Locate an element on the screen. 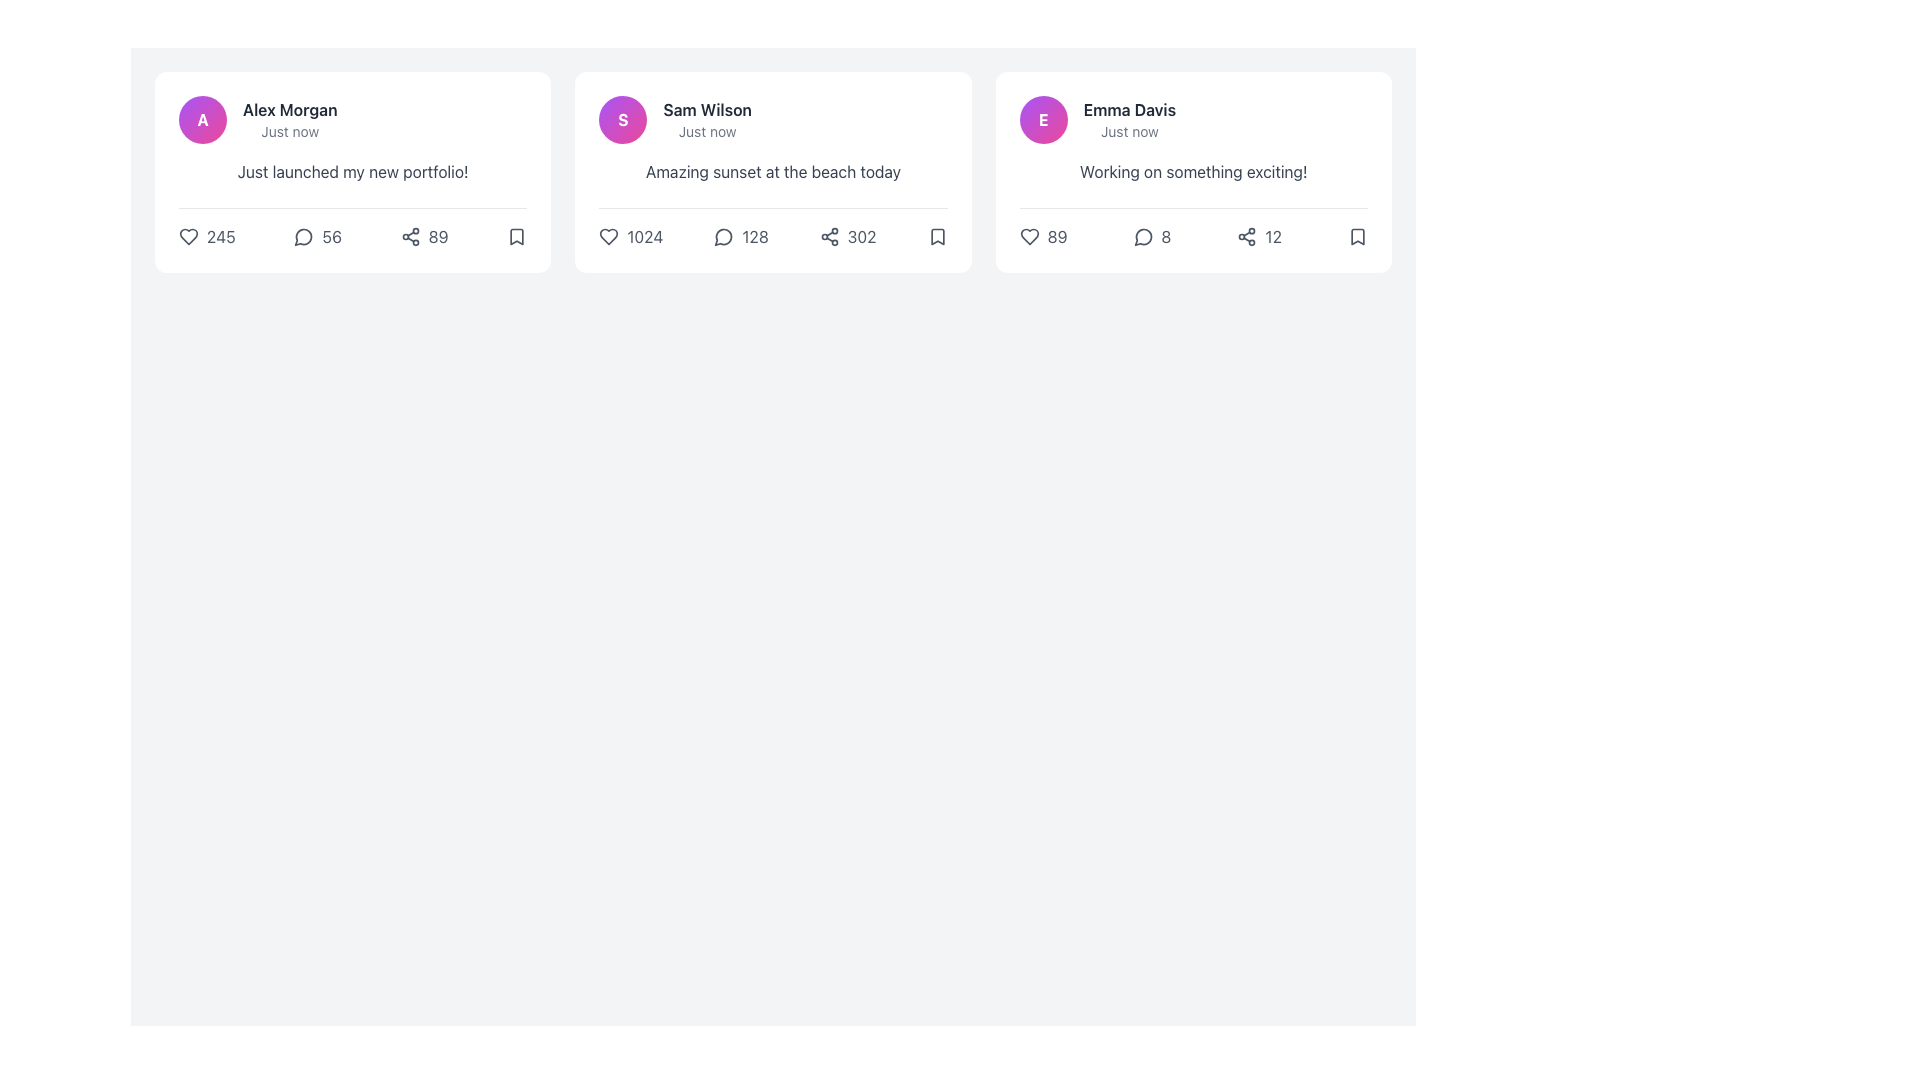 This screenshot has height=1080, width=1920. the Avatar icon representing 'Emma Davis' is located at coordinates (1042, 119).